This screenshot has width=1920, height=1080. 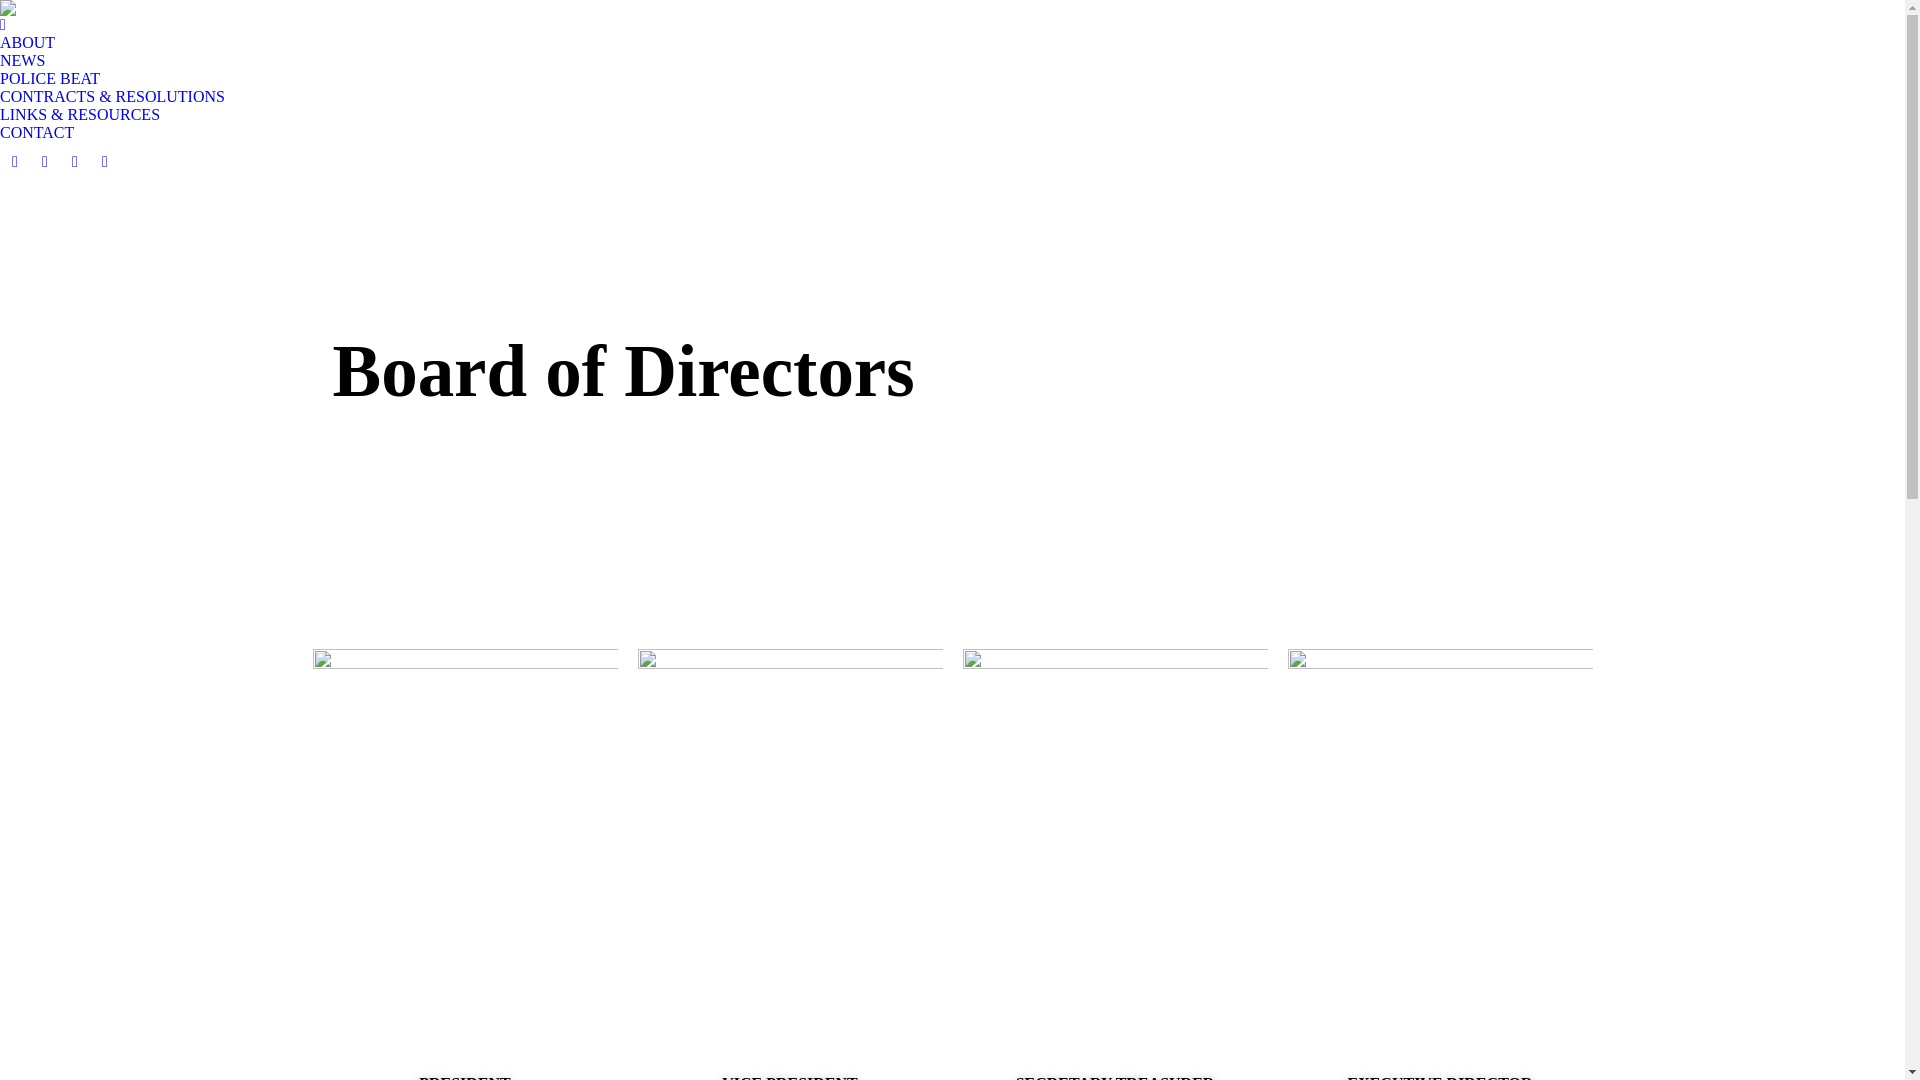 I want to click on 'CONTRACTS & RESOLUTIONS', so click(x=111, y=96).